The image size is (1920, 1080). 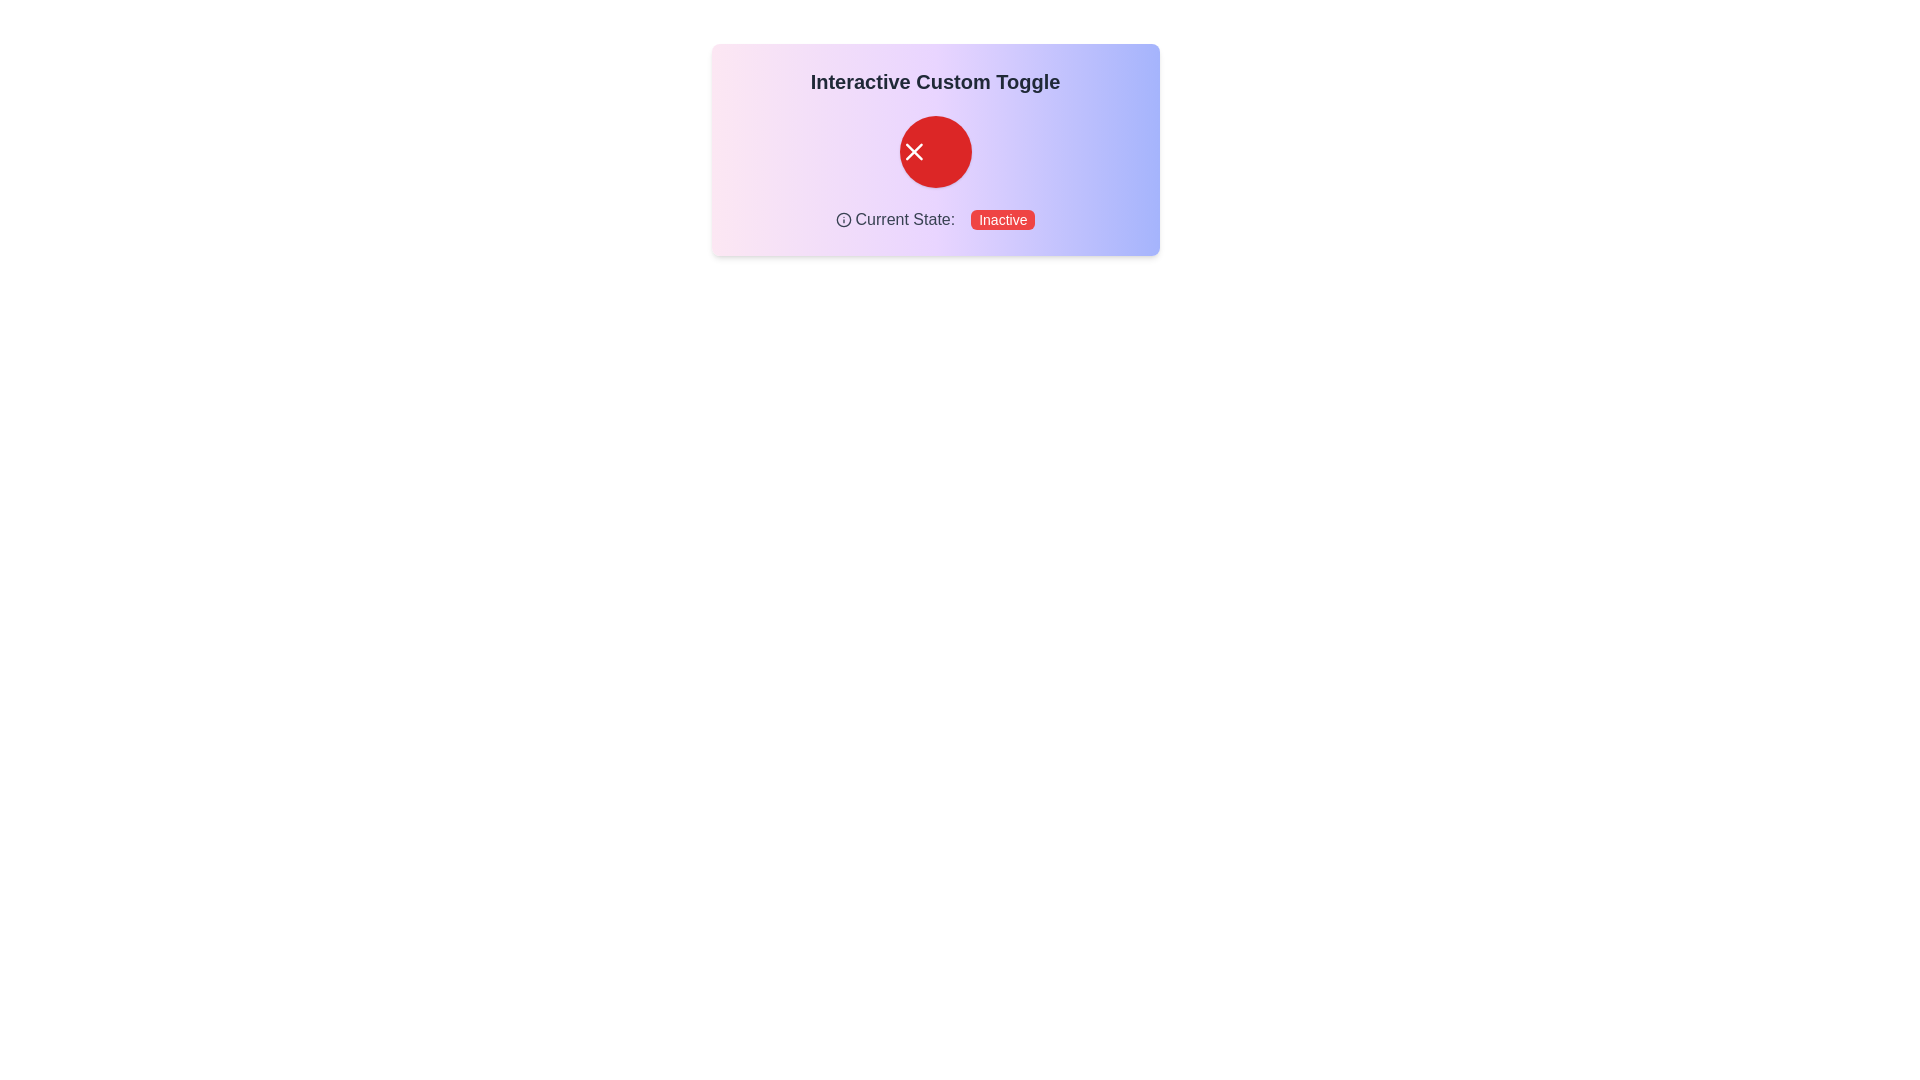 What do you see at coordinates (934, 150) in the screenshot?
I see `the circular button with a red background and a white 'X' icon` at bounding box center [934, 150].